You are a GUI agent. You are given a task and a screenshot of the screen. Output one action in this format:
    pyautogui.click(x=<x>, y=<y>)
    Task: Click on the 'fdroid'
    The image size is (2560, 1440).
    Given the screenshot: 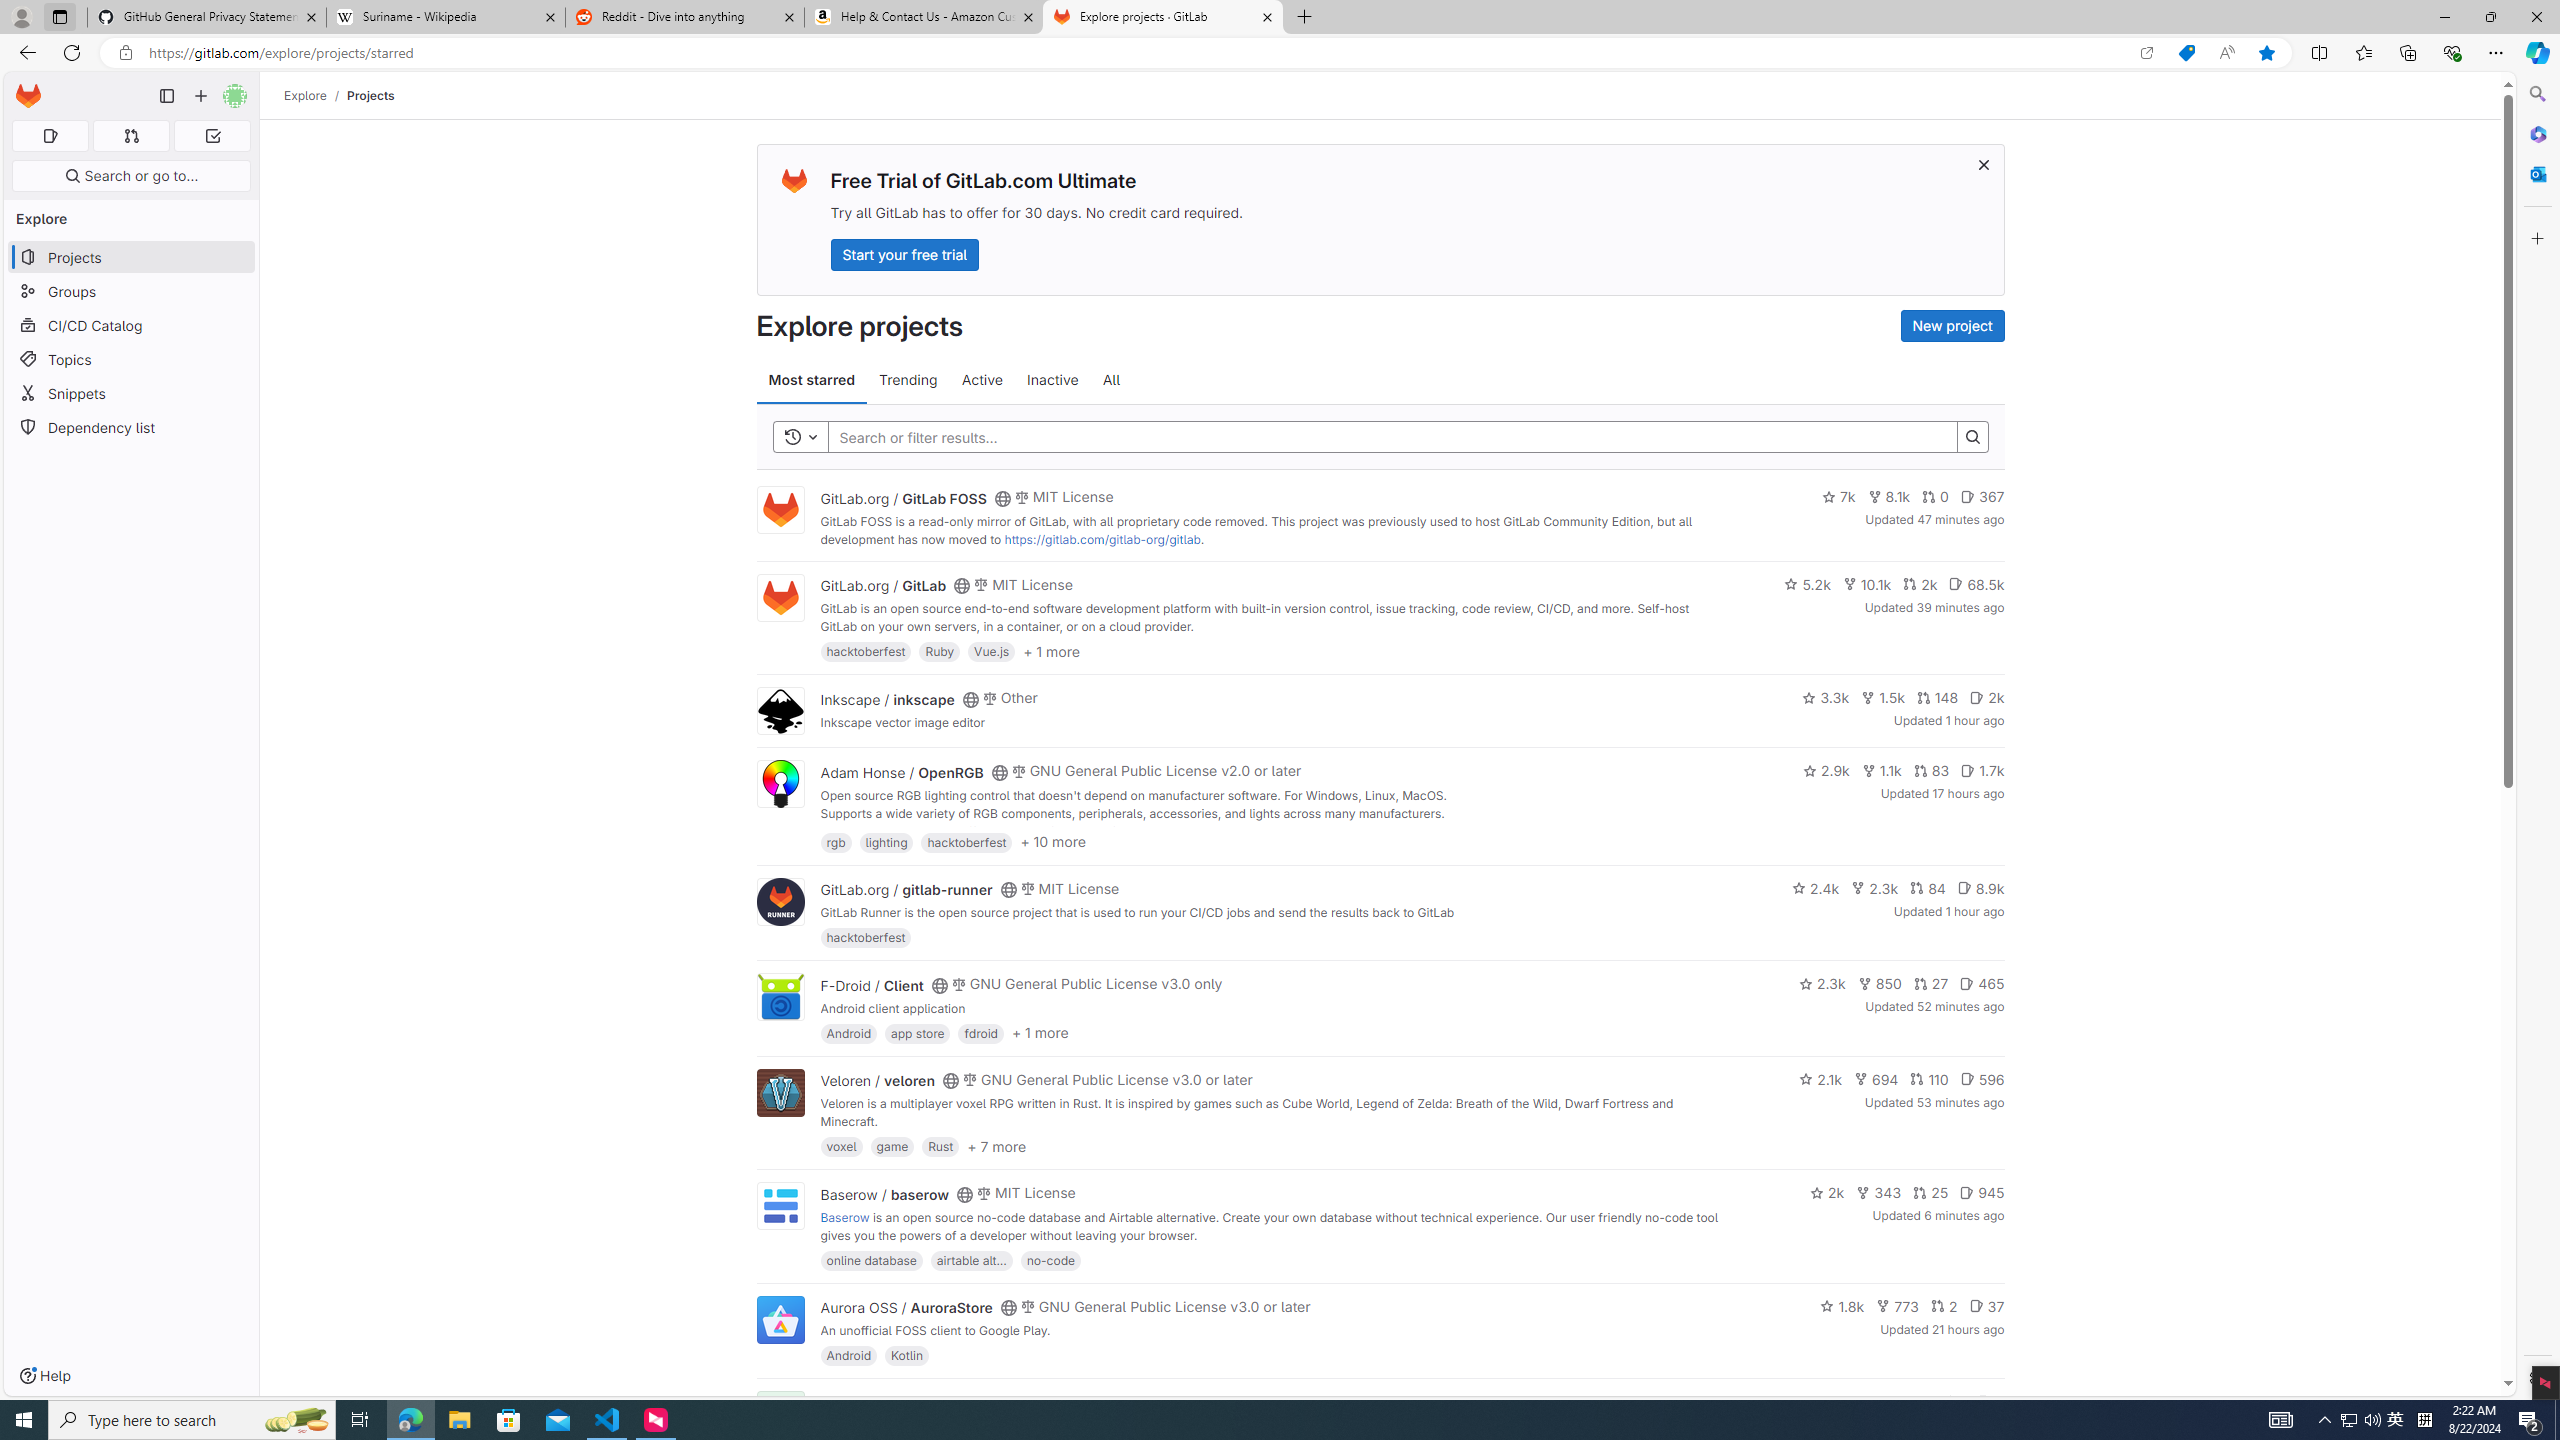 What is the action you would take?
    pyautogui.click(x=981, y=1031)
    